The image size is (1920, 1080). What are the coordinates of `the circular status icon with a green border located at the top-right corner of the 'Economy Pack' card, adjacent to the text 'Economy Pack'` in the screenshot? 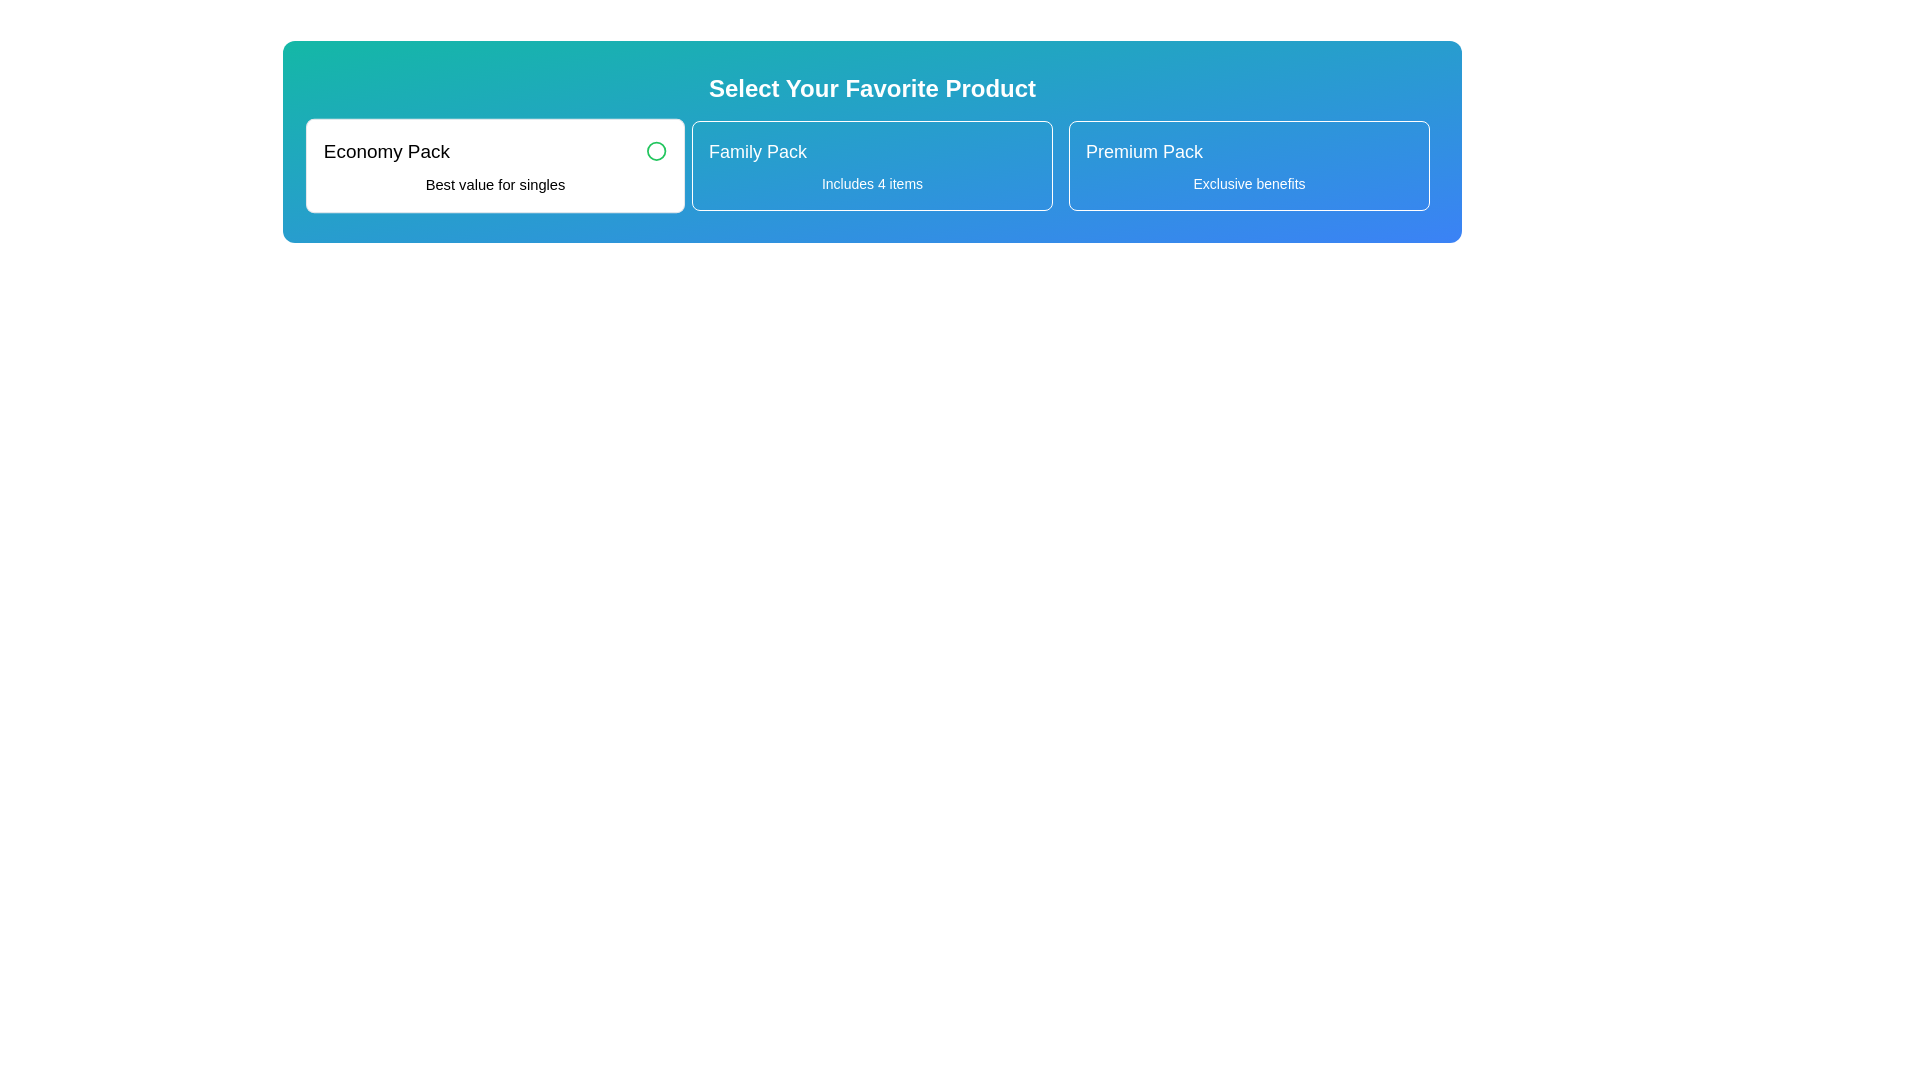 It's located at (656, 150).